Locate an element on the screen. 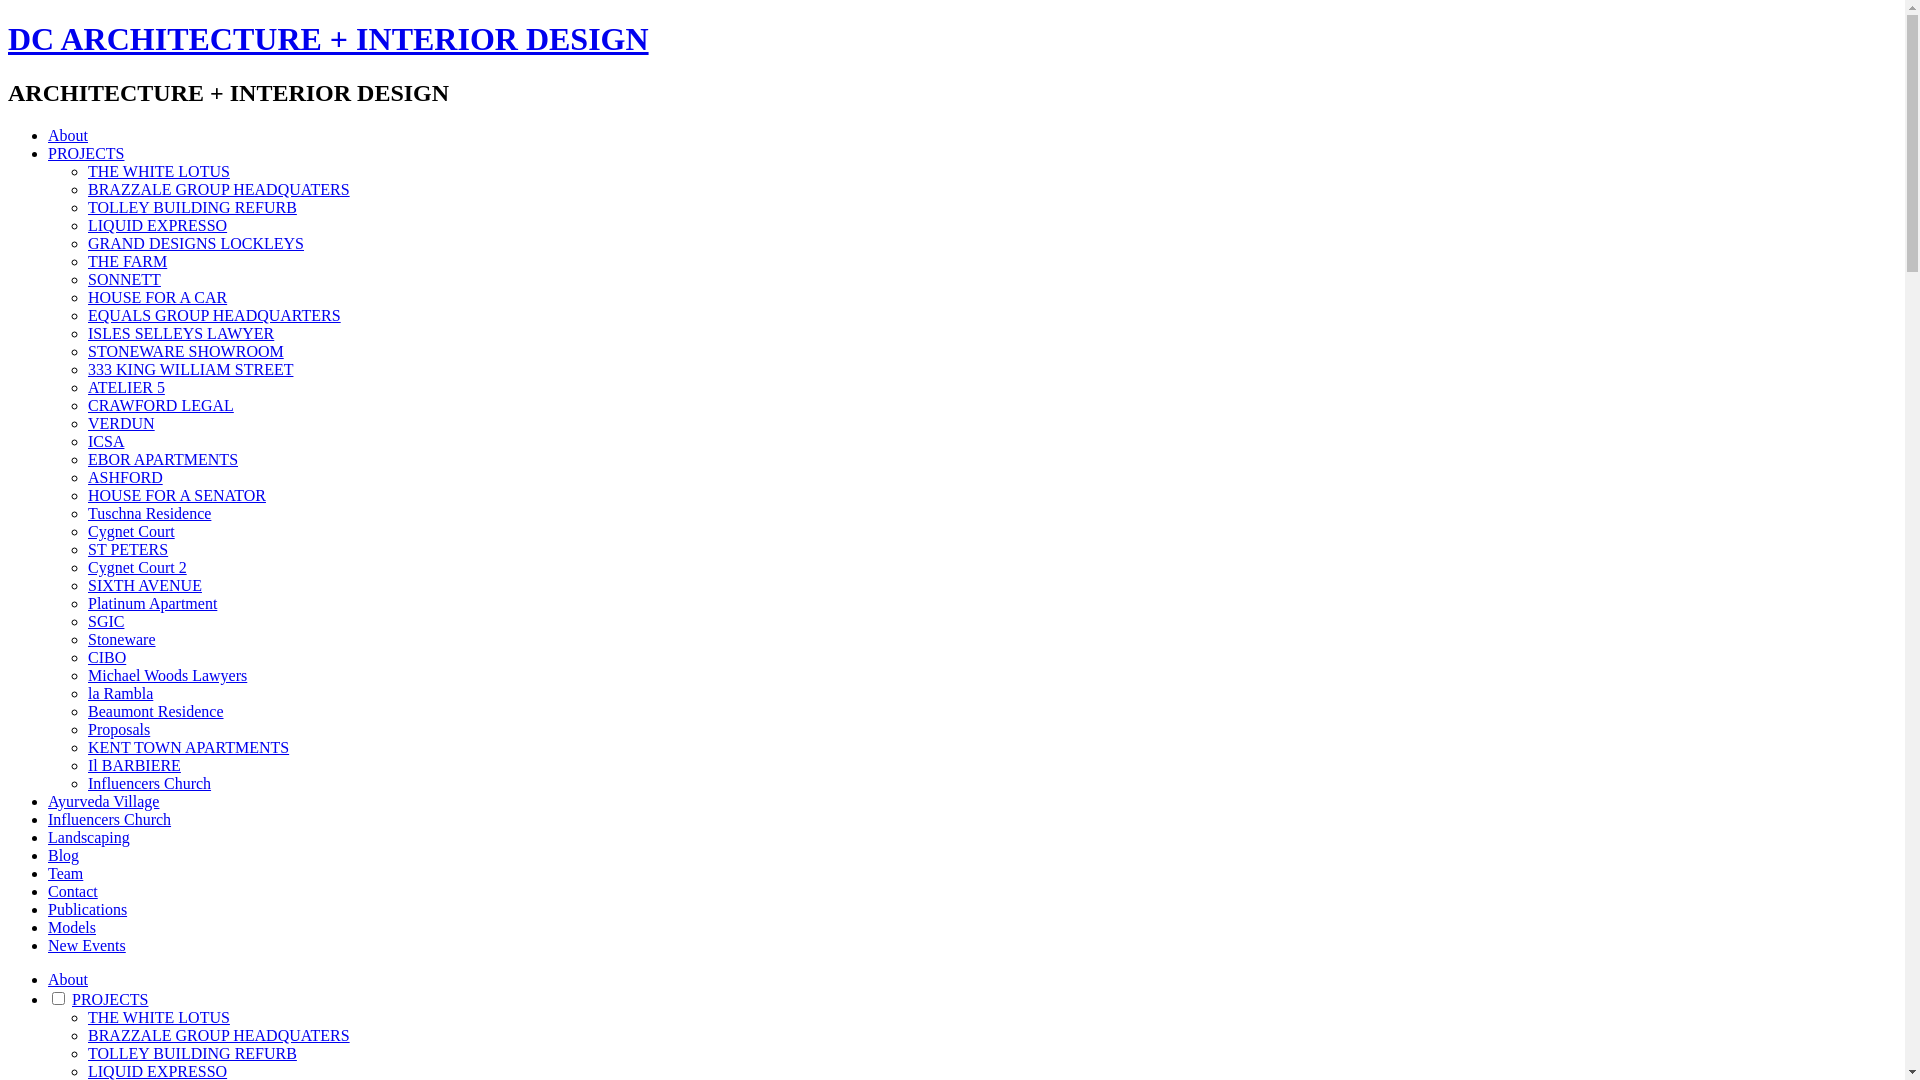 The width and height of the screenshot is (1920, 1080). 'BRAZZALE GROUP HEADQUATERS' is located at coordinates (219, 1035).